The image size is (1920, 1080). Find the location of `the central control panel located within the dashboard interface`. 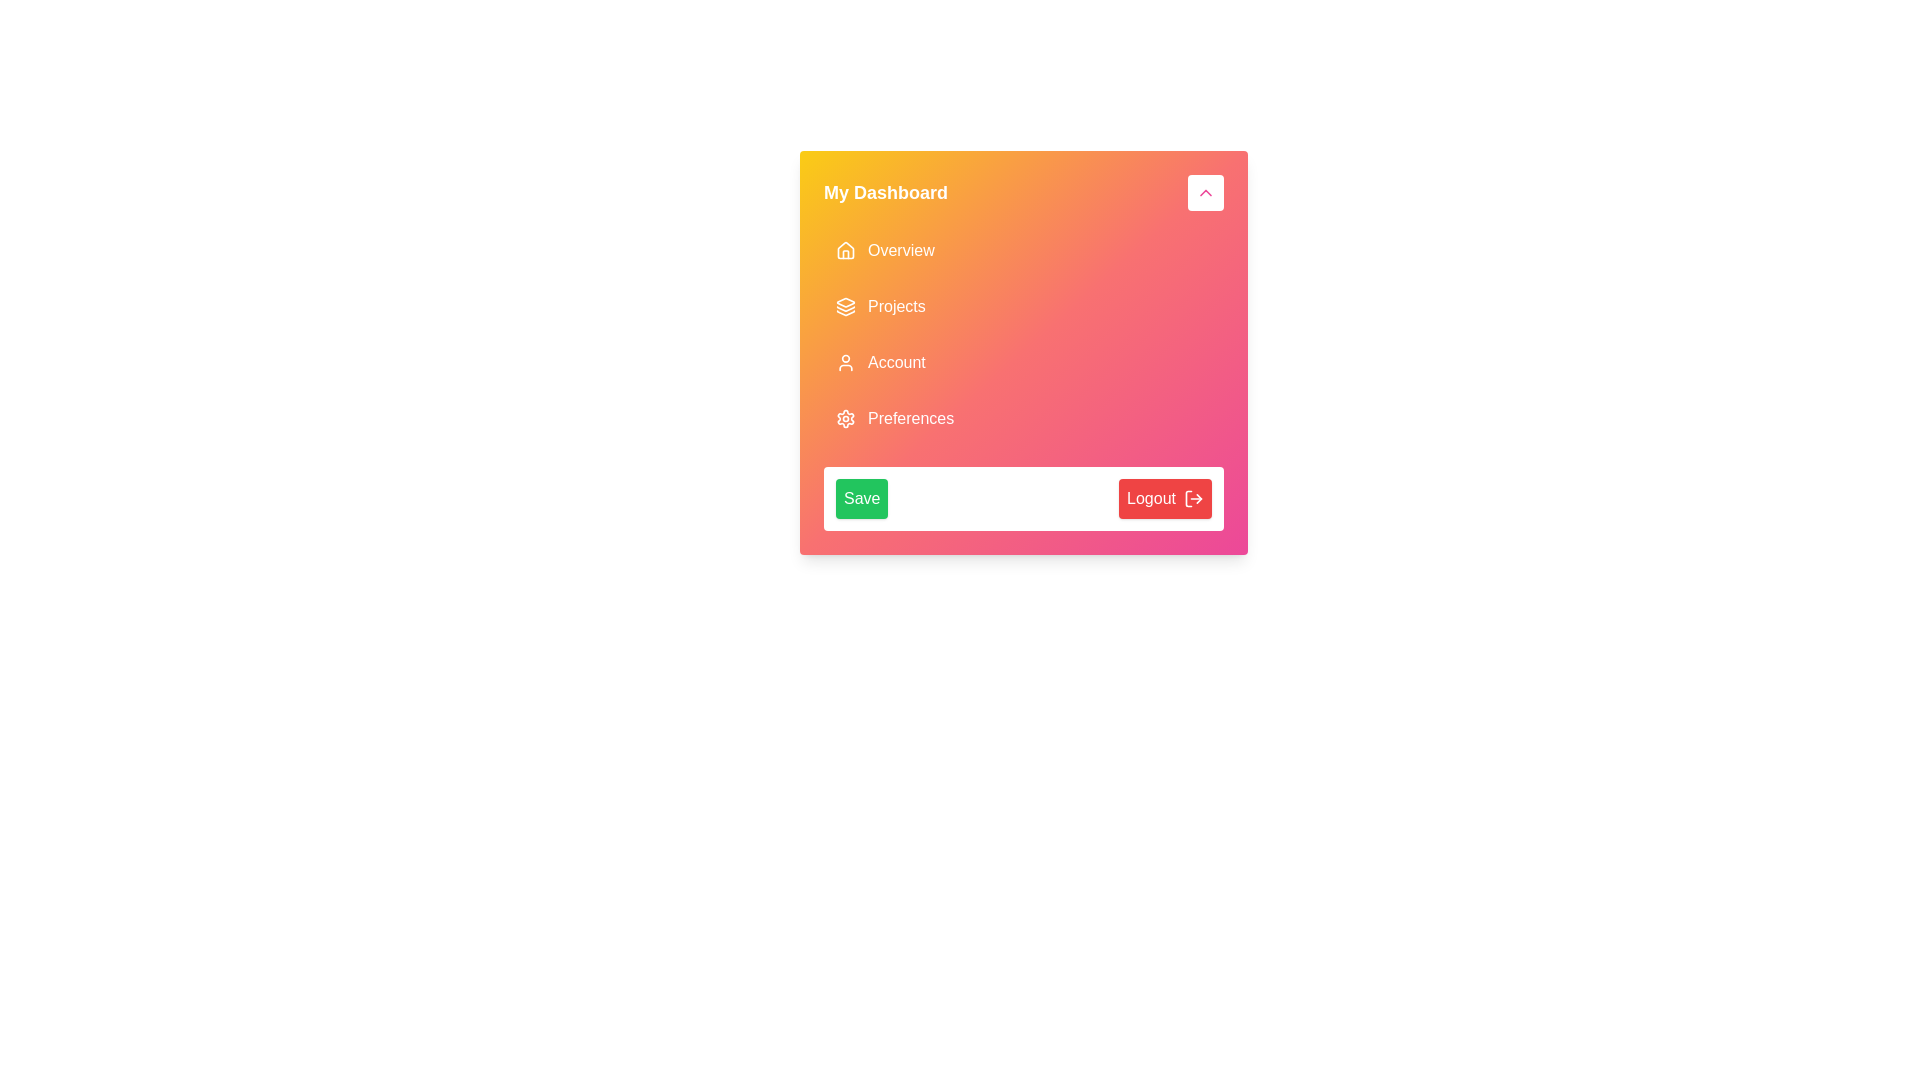

the central control panel located within the dashboard interface is located at coordinates (1023, 352).